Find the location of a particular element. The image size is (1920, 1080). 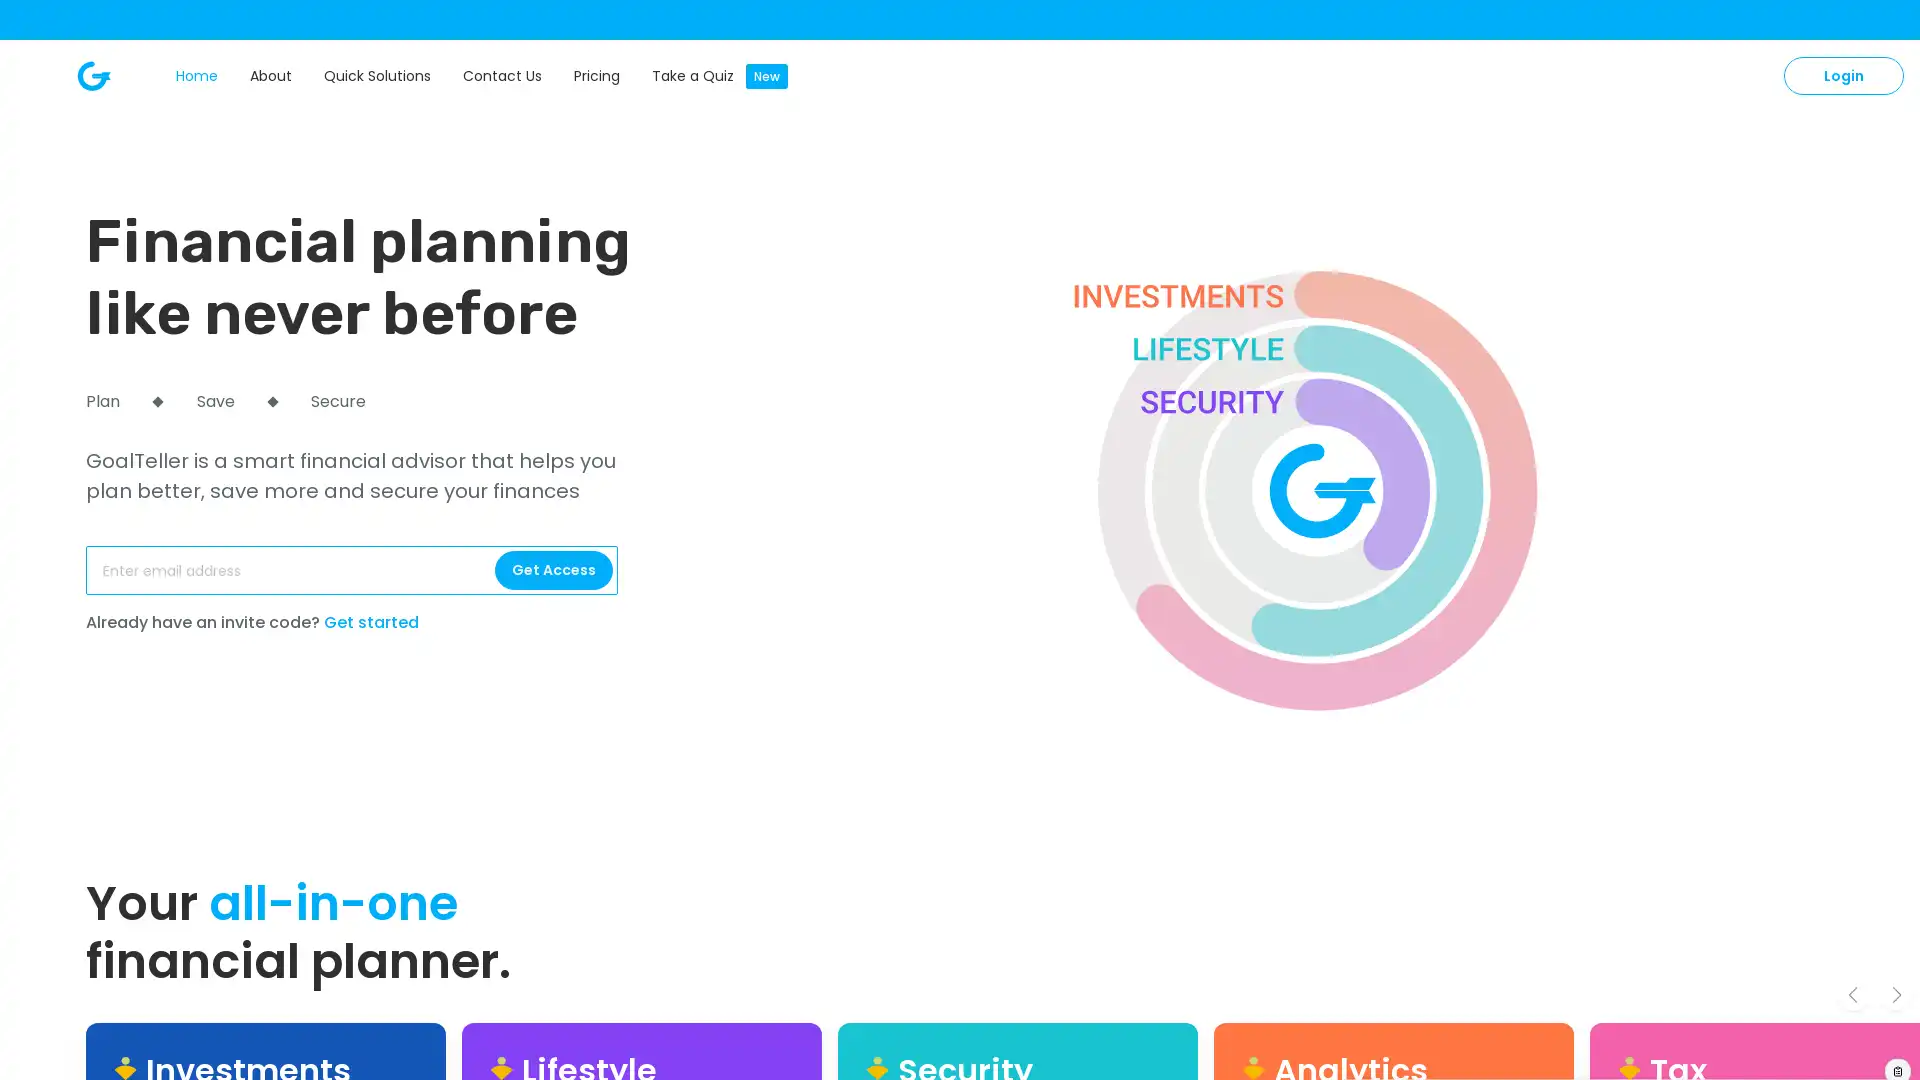

Previous slide is located at coordinates (1852, 994).